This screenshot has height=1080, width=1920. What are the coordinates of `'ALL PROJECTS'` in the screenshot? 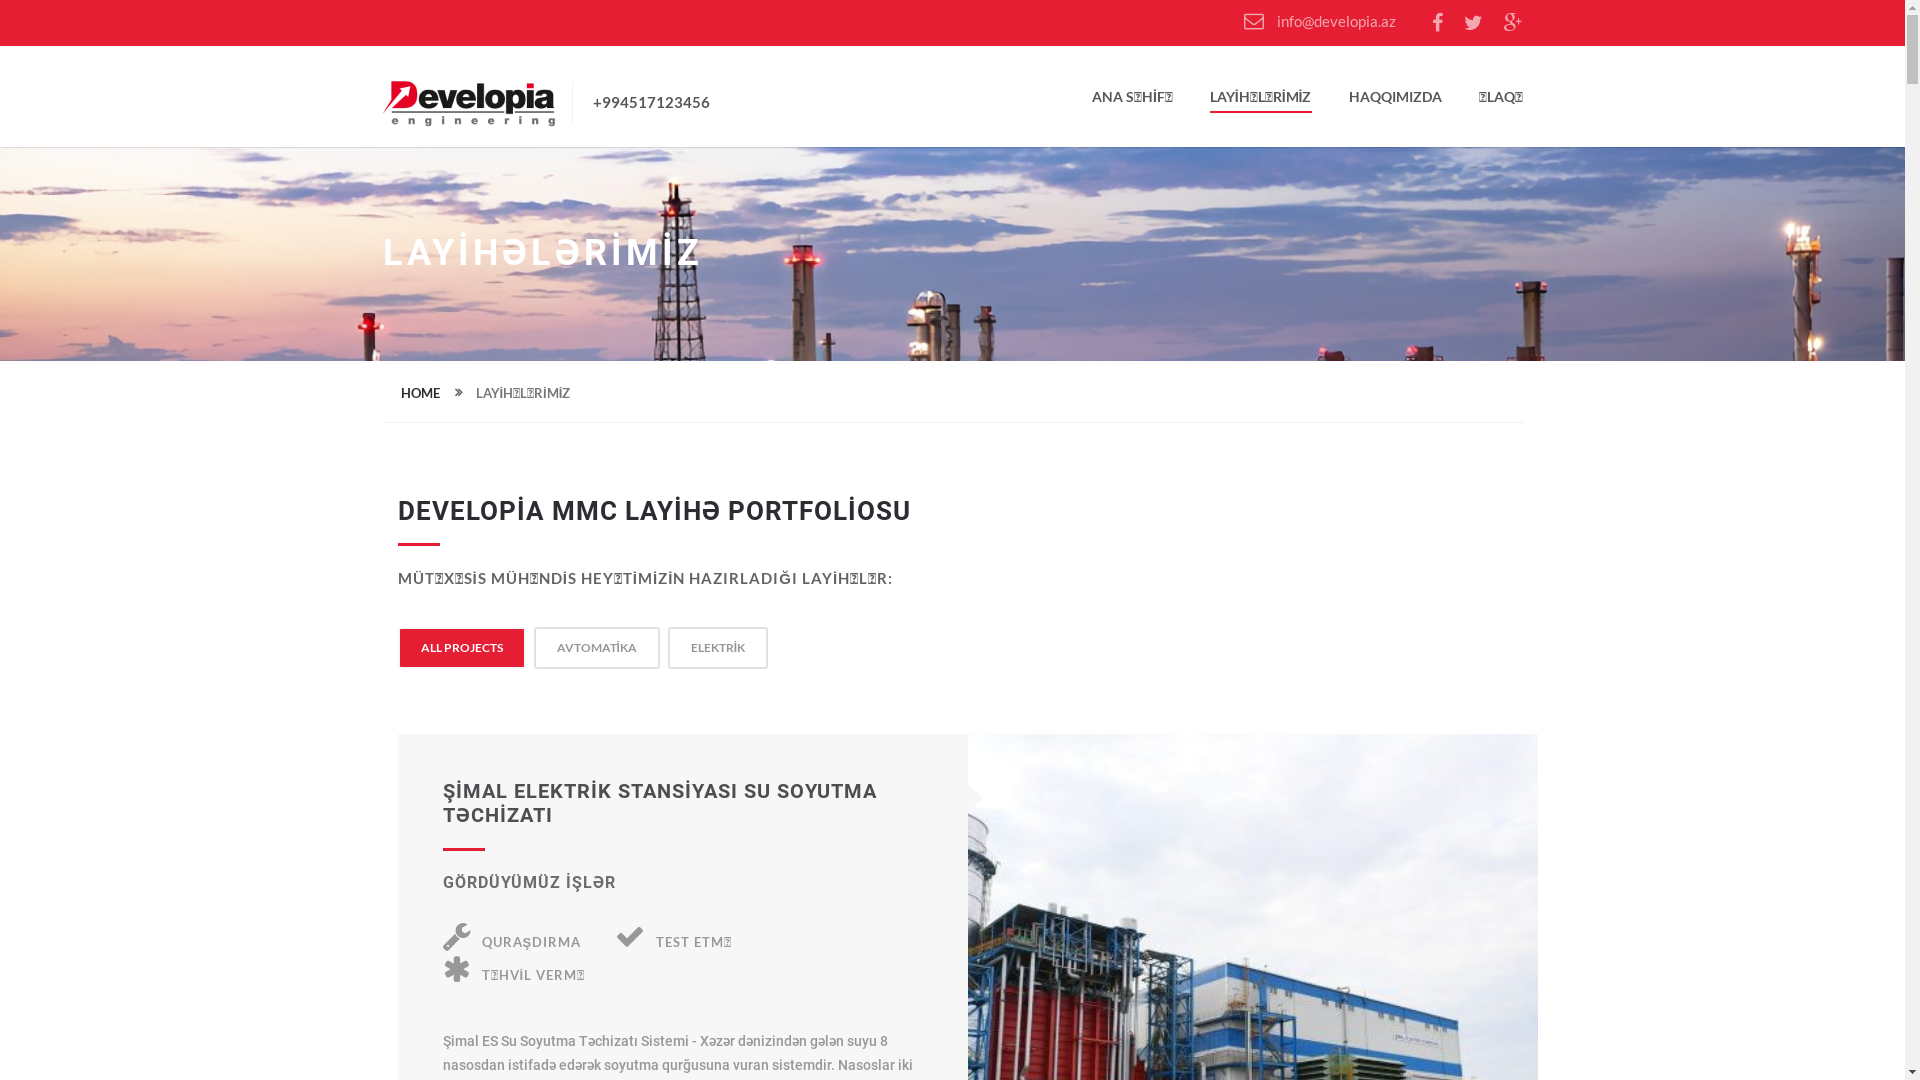 It's located at (419, 647).